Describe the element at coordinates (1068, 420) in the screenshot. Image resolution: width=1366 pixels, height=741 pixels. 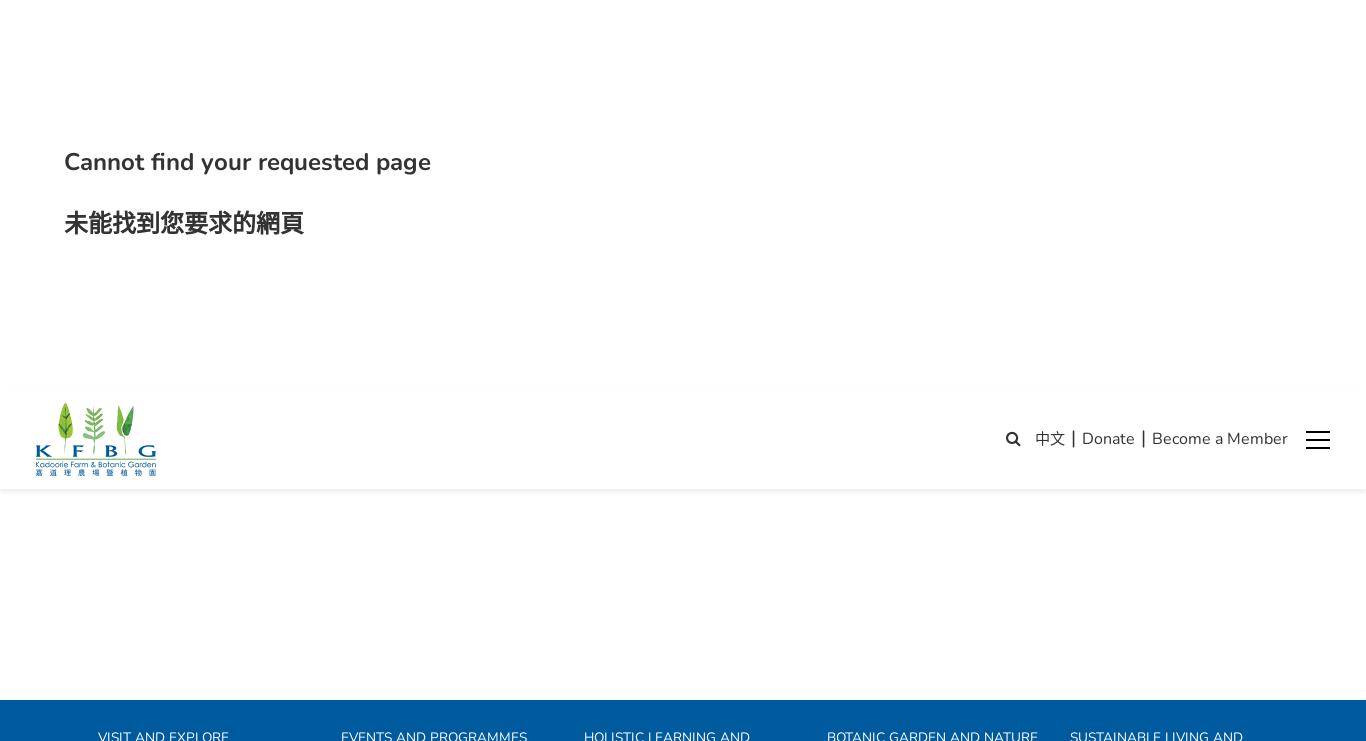
I see `'Cultivate resilience at KFBG'` at that location.